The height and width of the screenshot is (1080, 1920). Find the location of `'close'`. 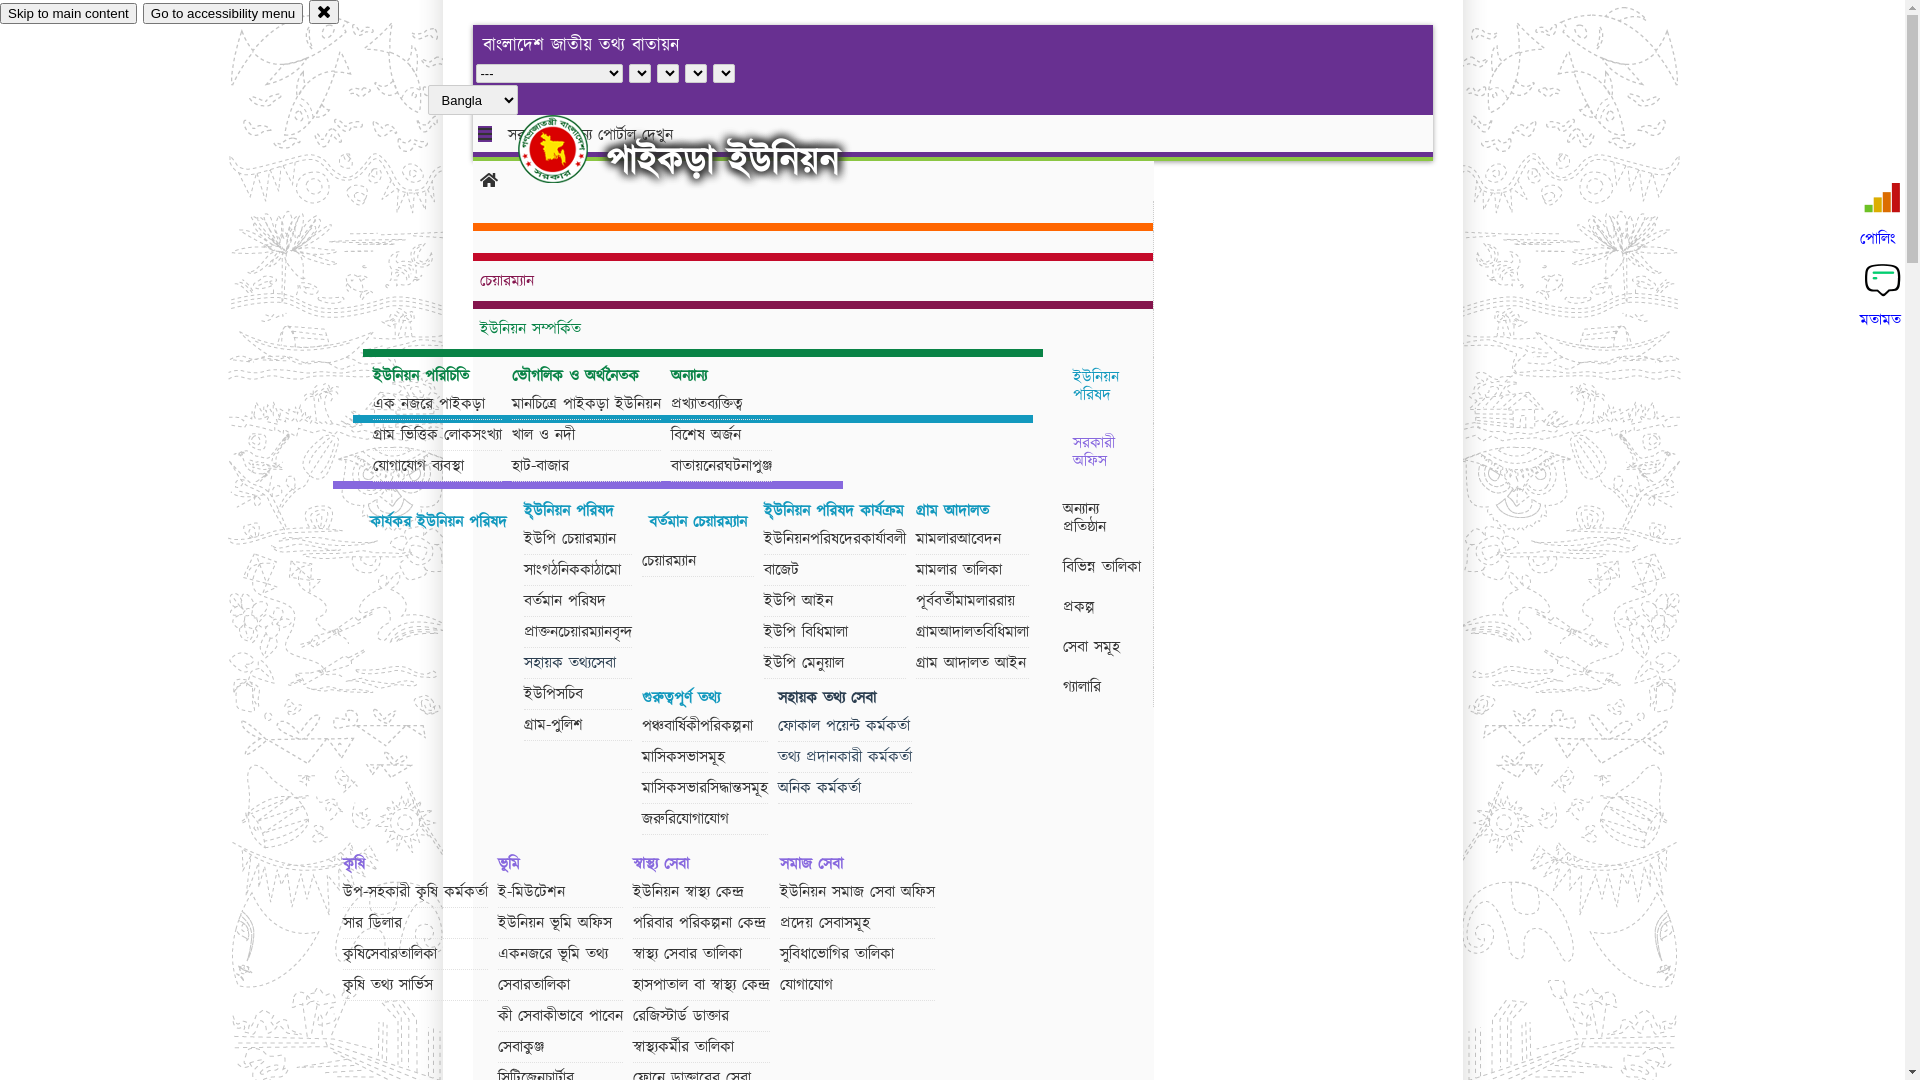

'close' is located at coordinates (324, 11).